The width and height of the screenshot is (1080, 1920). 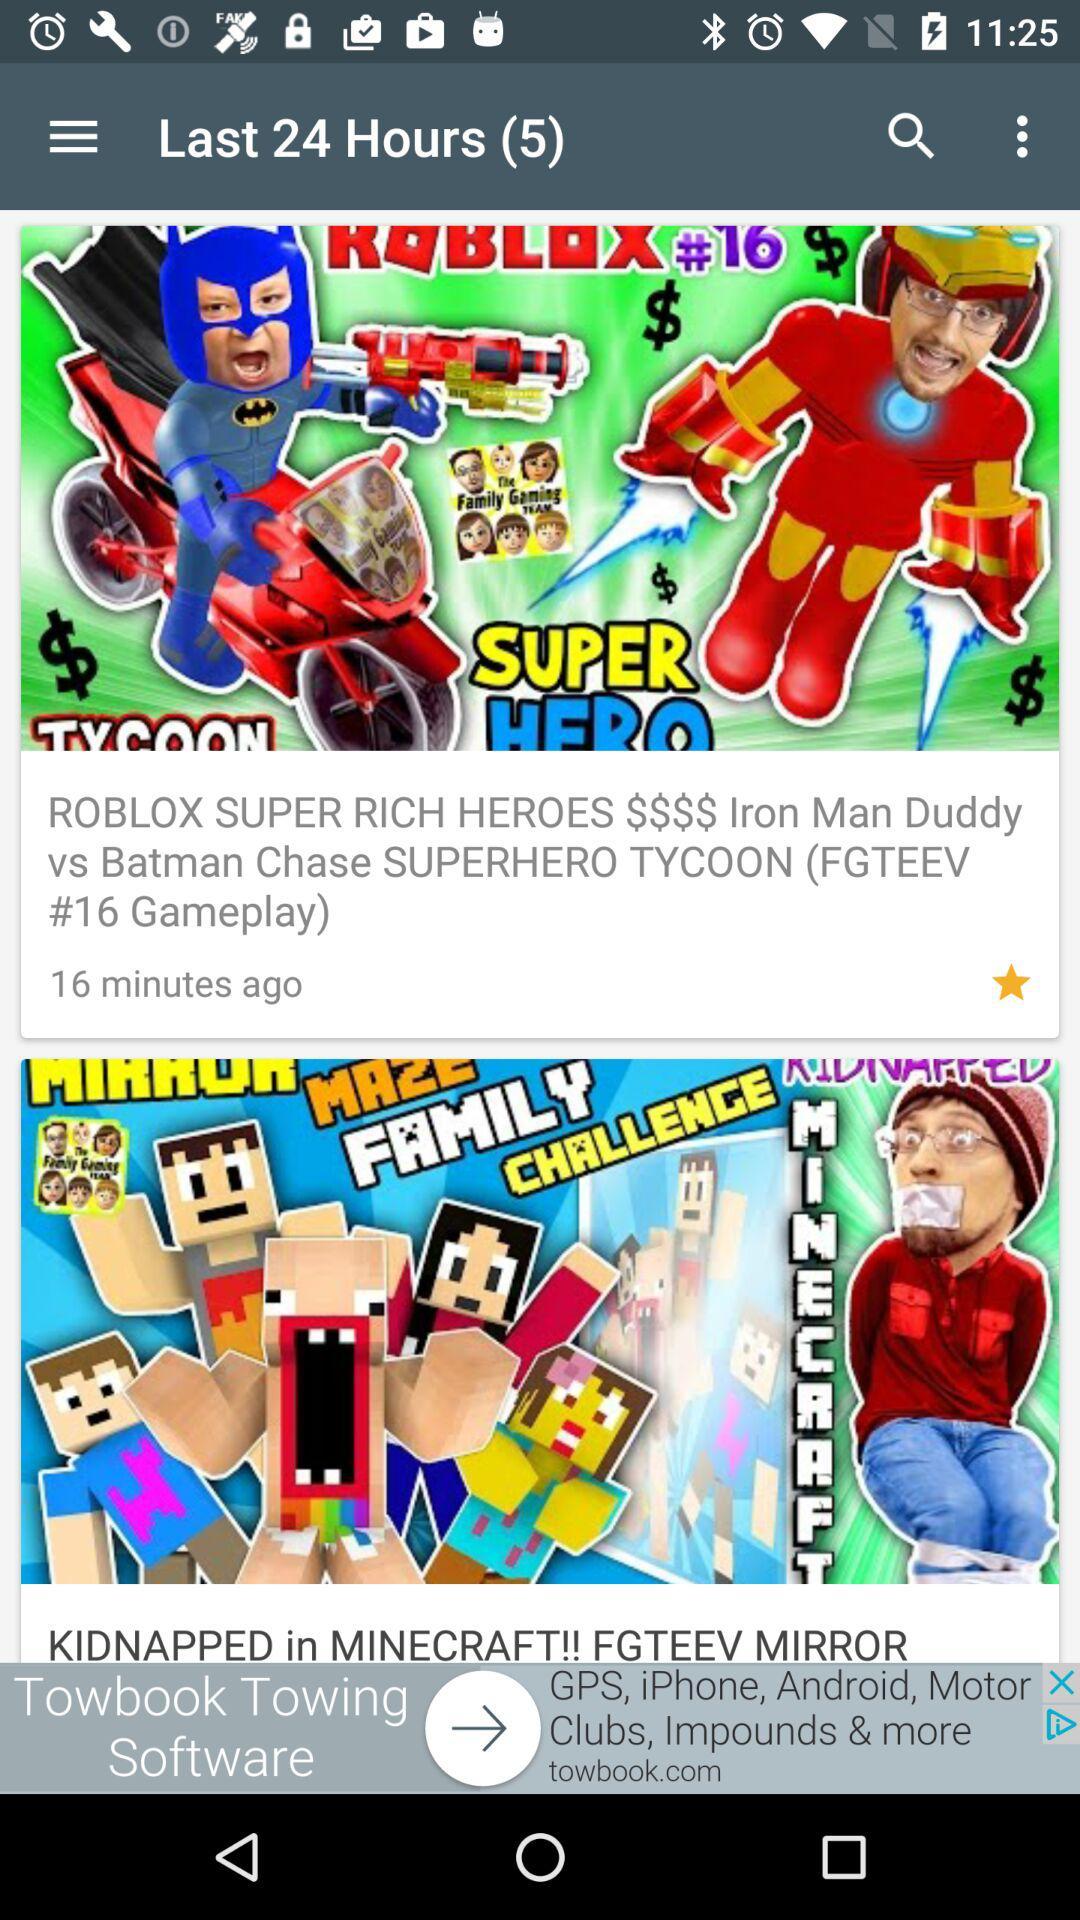 What do you see at coordinates (540, 1727) in the screenshot?
I see `open webpage of displayed advertisement` at bounding box center [540, 1727].